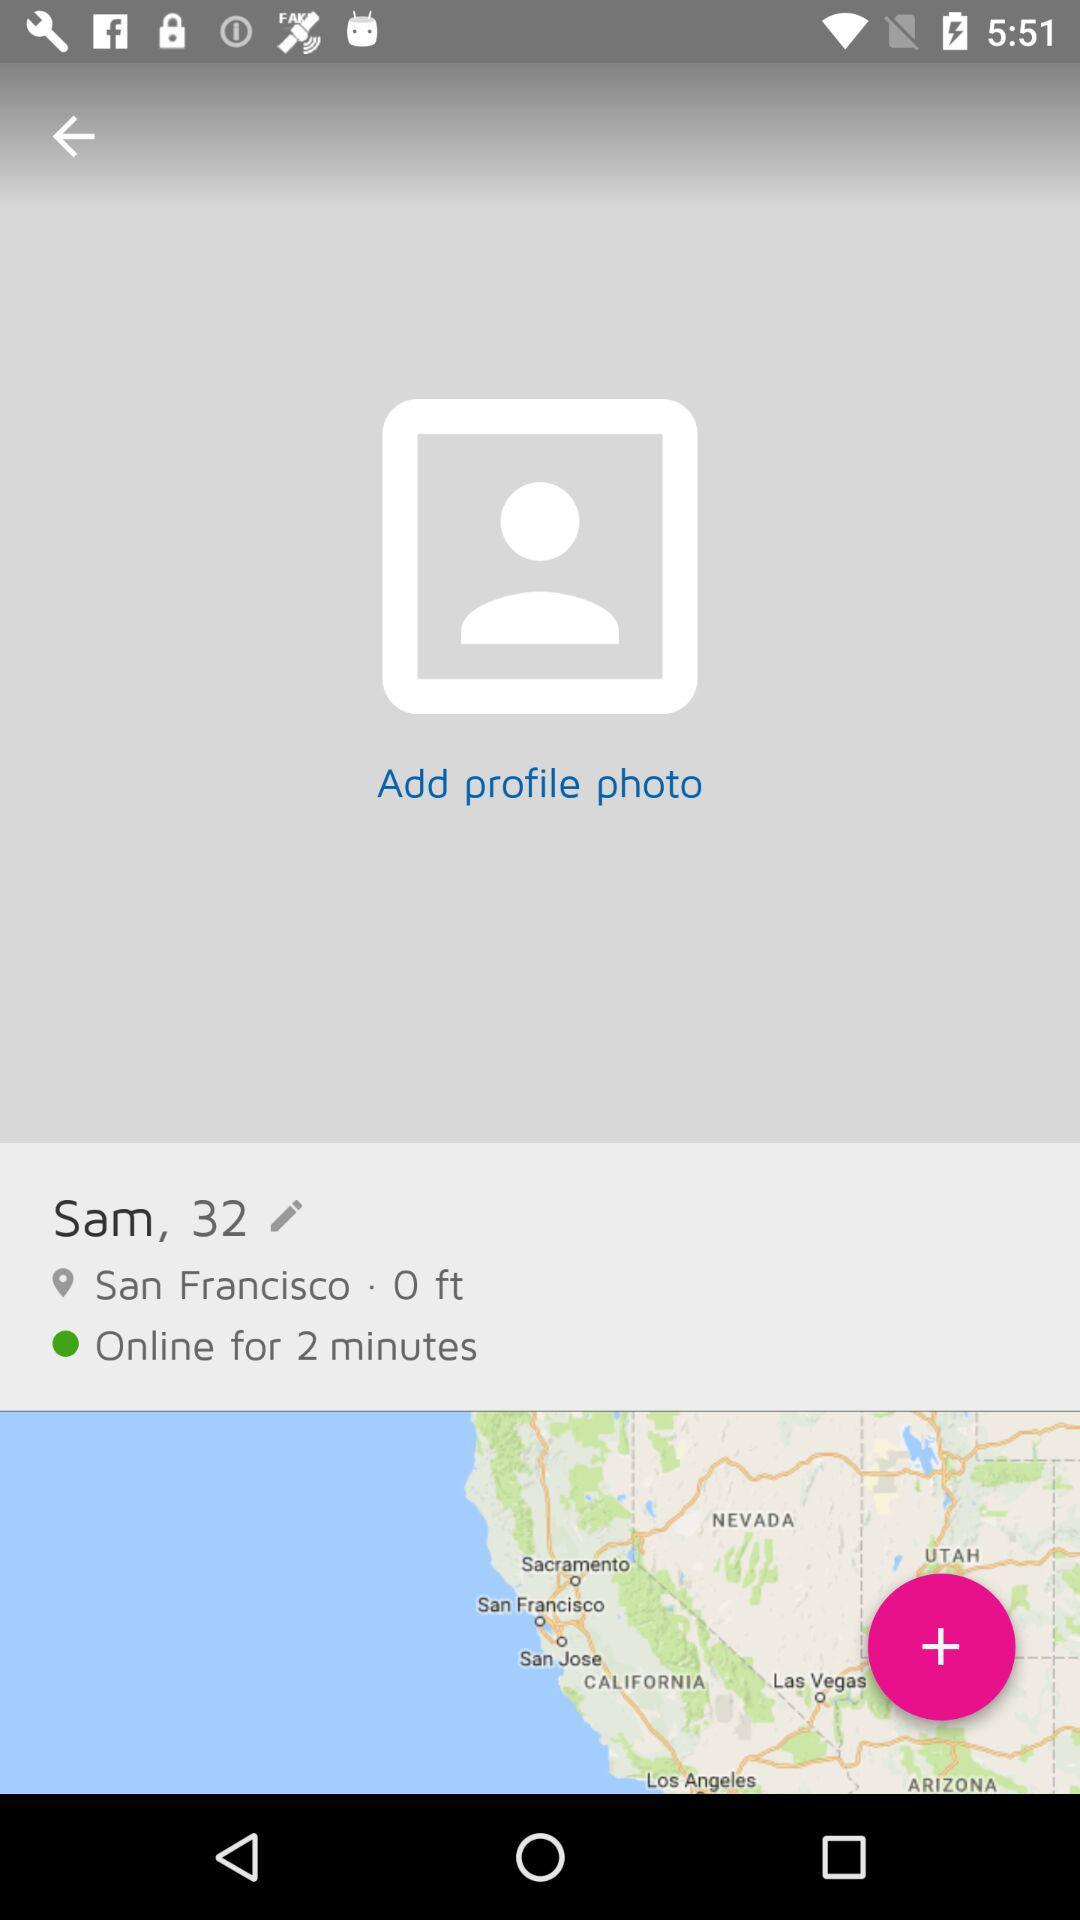 The image size is (1080, 1920). Describe the element at coordinates (227, 1215) in the screenshot. I see `, 32 item` at that location.